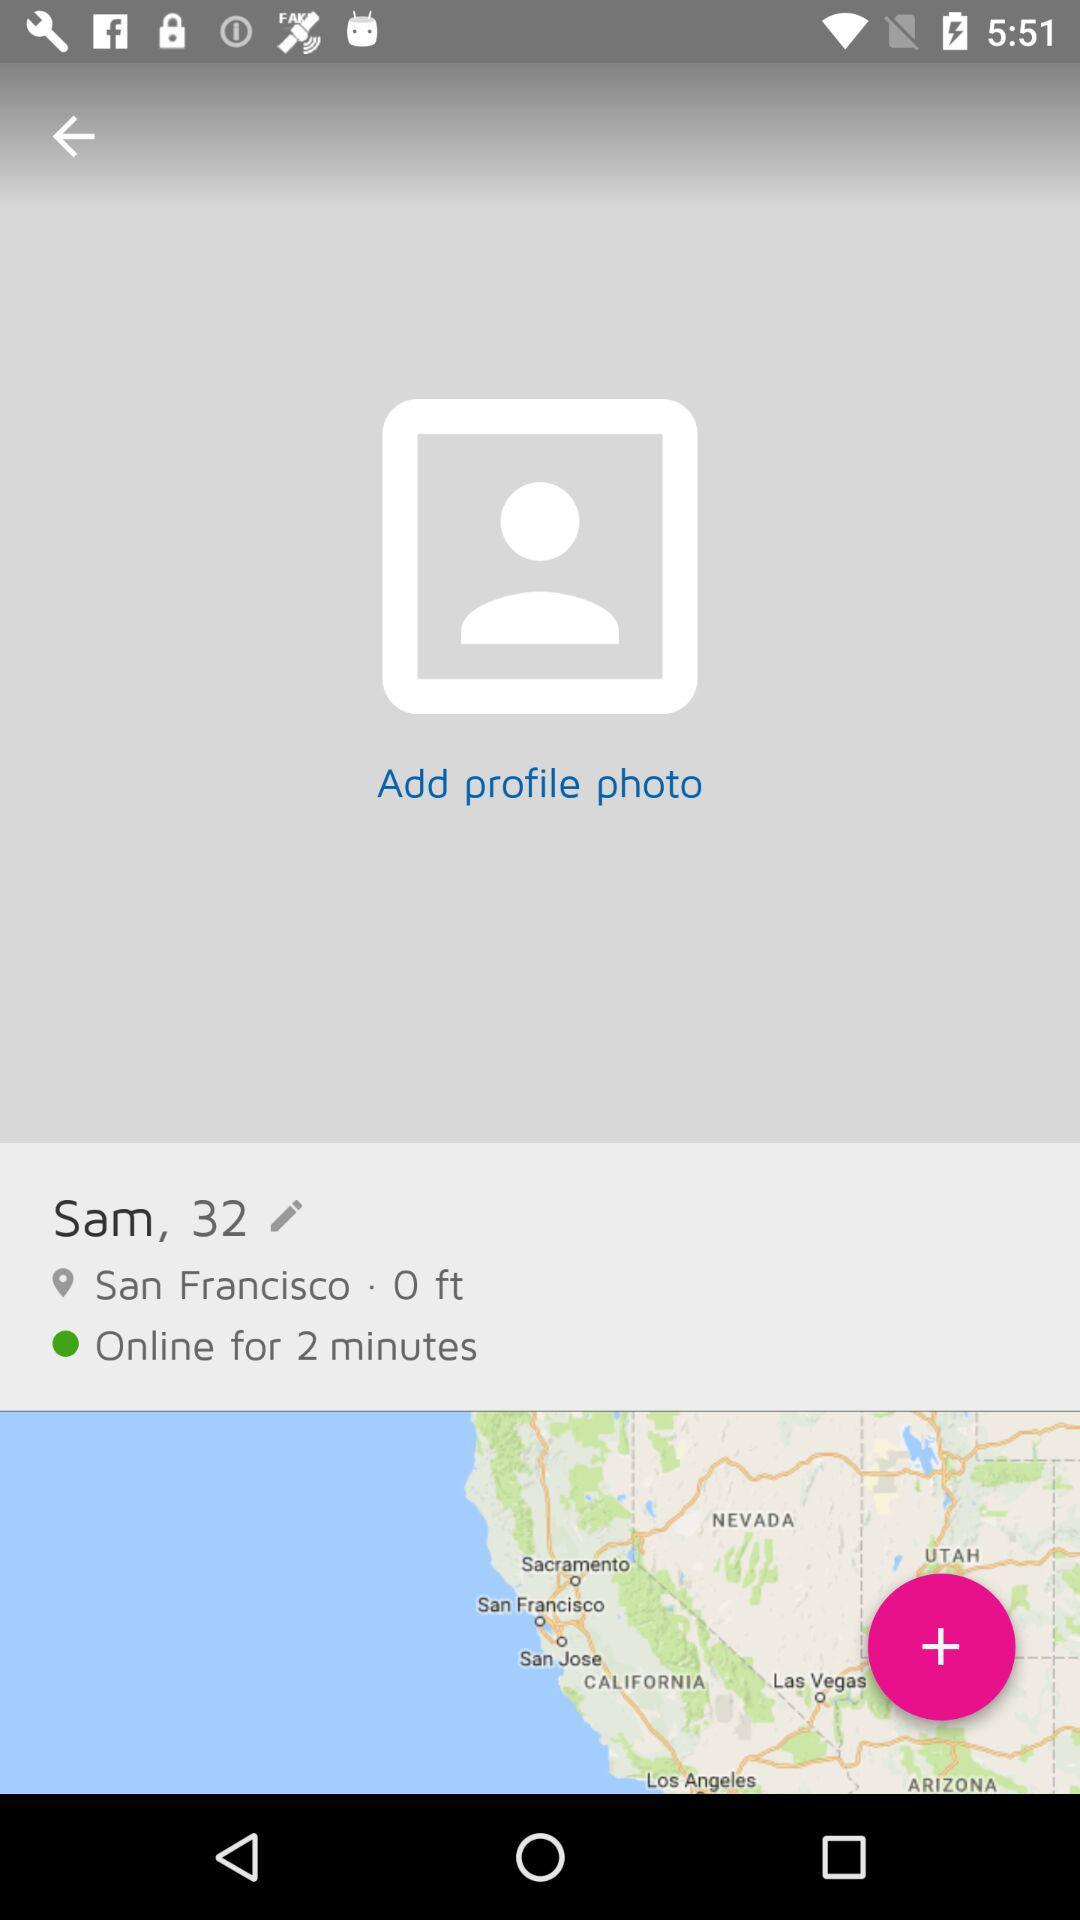 The image size is (1080, 1920). Describe the element at coordinates (227, 1215) in the screenshot. I see `, 32 item` at that location.